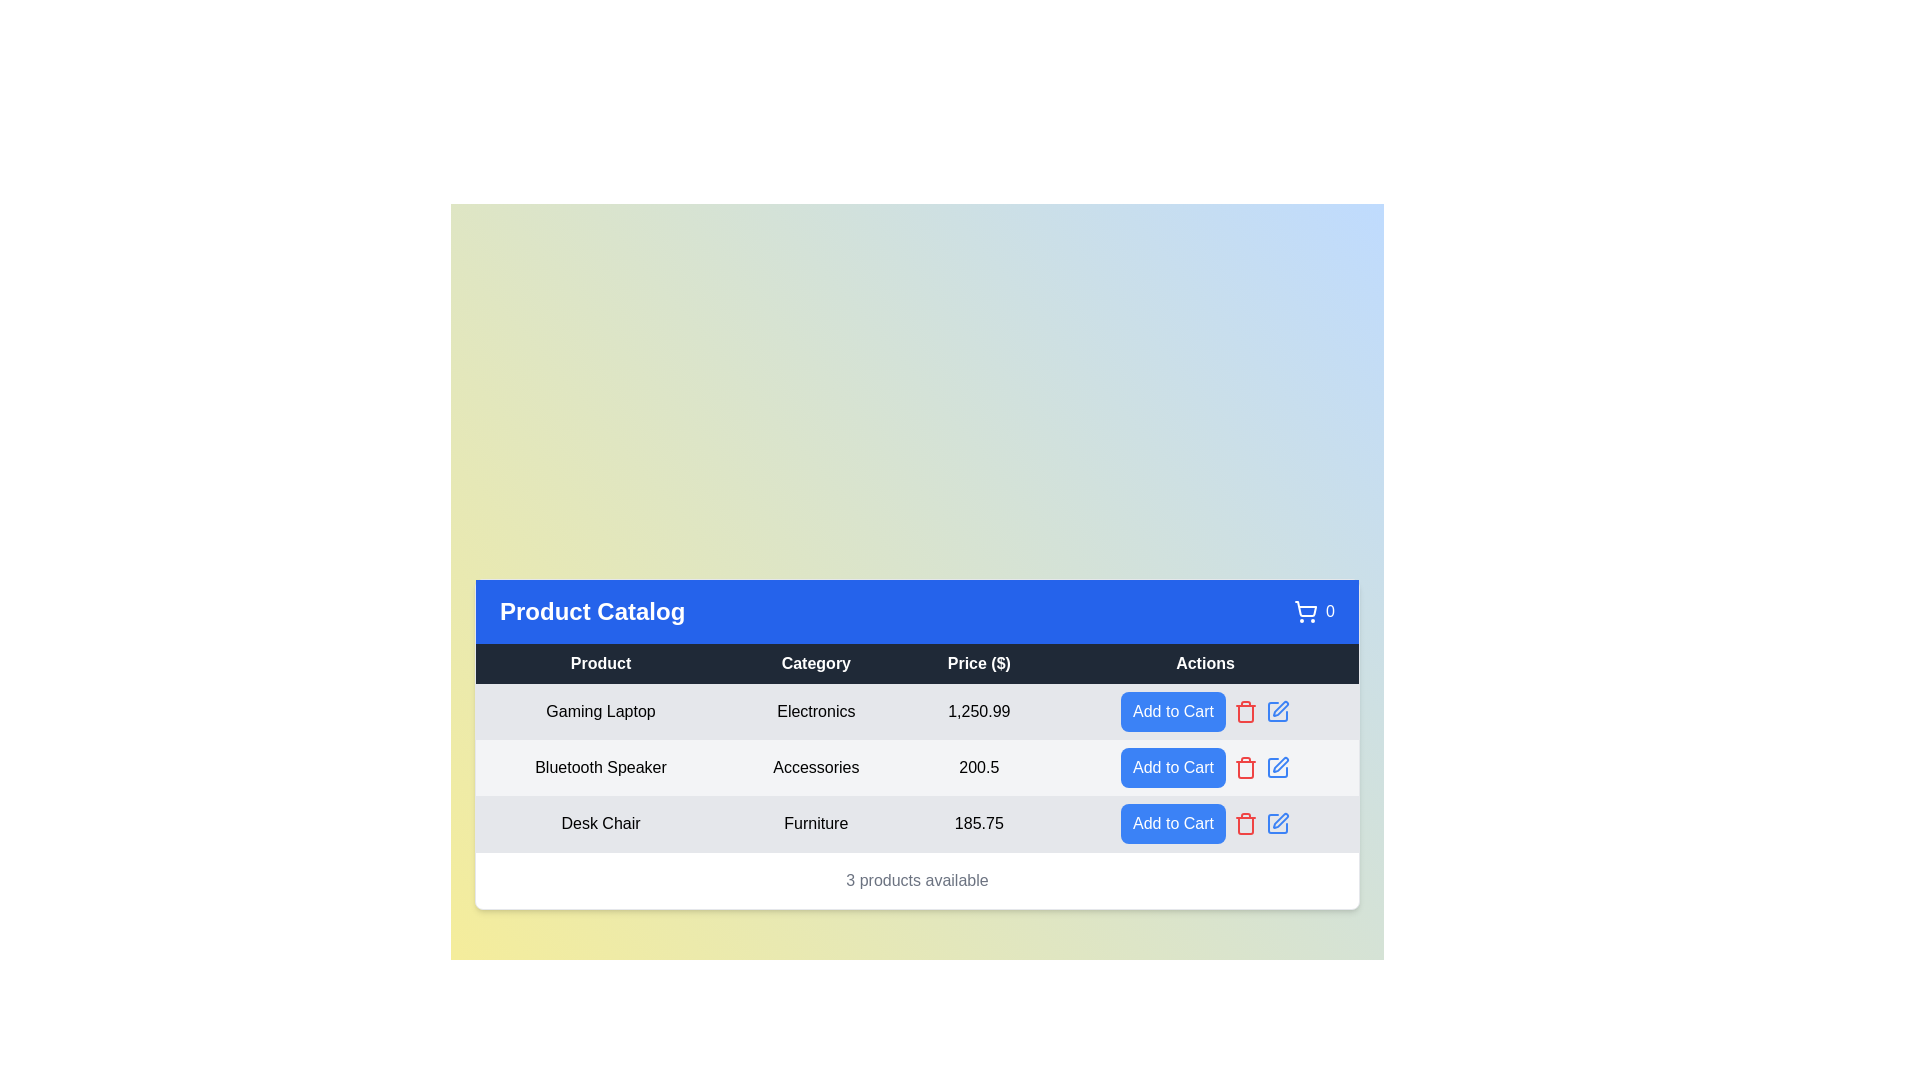 This screenshot has height=1080, width=1920. Describe the element at coordinates (1276, 766) in the screenshot. I see `the icon button in the 'Actions' column of the product table for 'Bluetooth Speaker' to initiate editing` at that location.